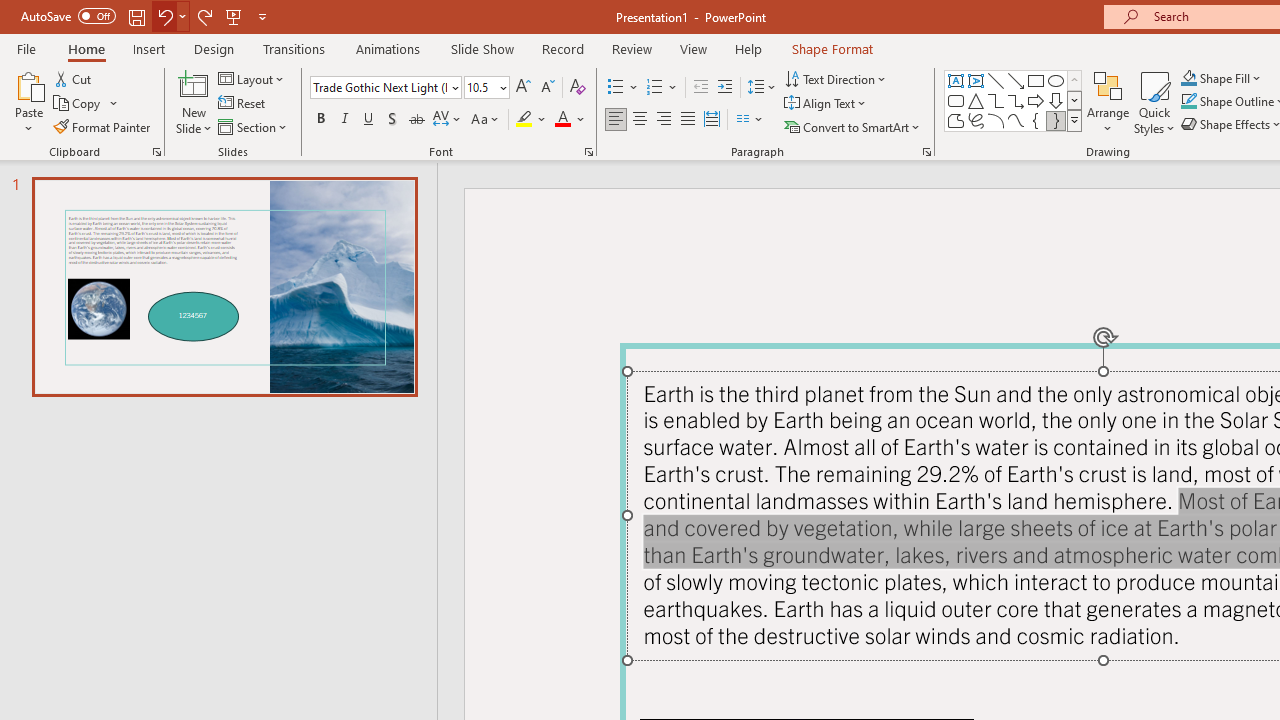 The height and width of the screenshot is (720, 1280). Describe the element at coordinates (853, 127) in the screenshot. I see `'Convert to SmartArt'` at that location.